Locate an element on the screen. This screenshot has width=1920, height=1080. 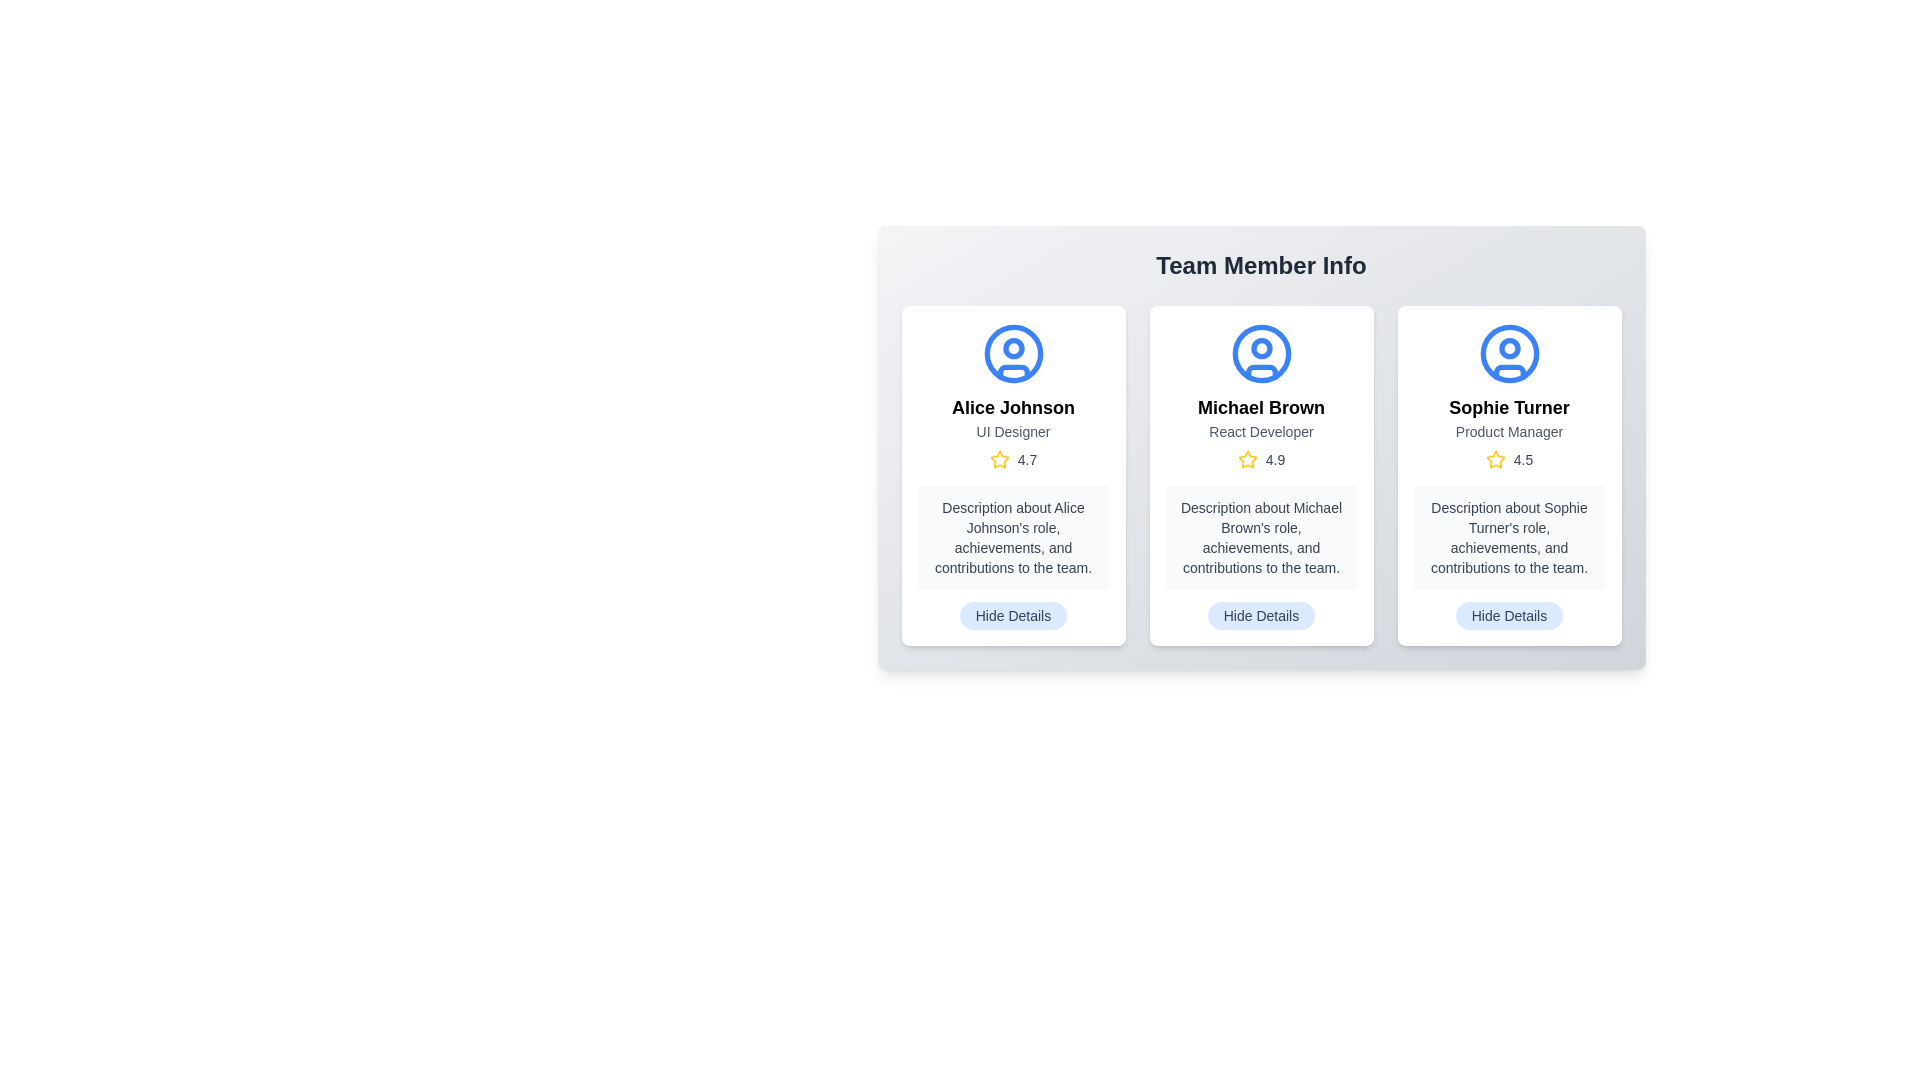
the button located at the bottom center of Michael Brown's card to hide the additional detailed information about him is located at coordinates (1260, 615).